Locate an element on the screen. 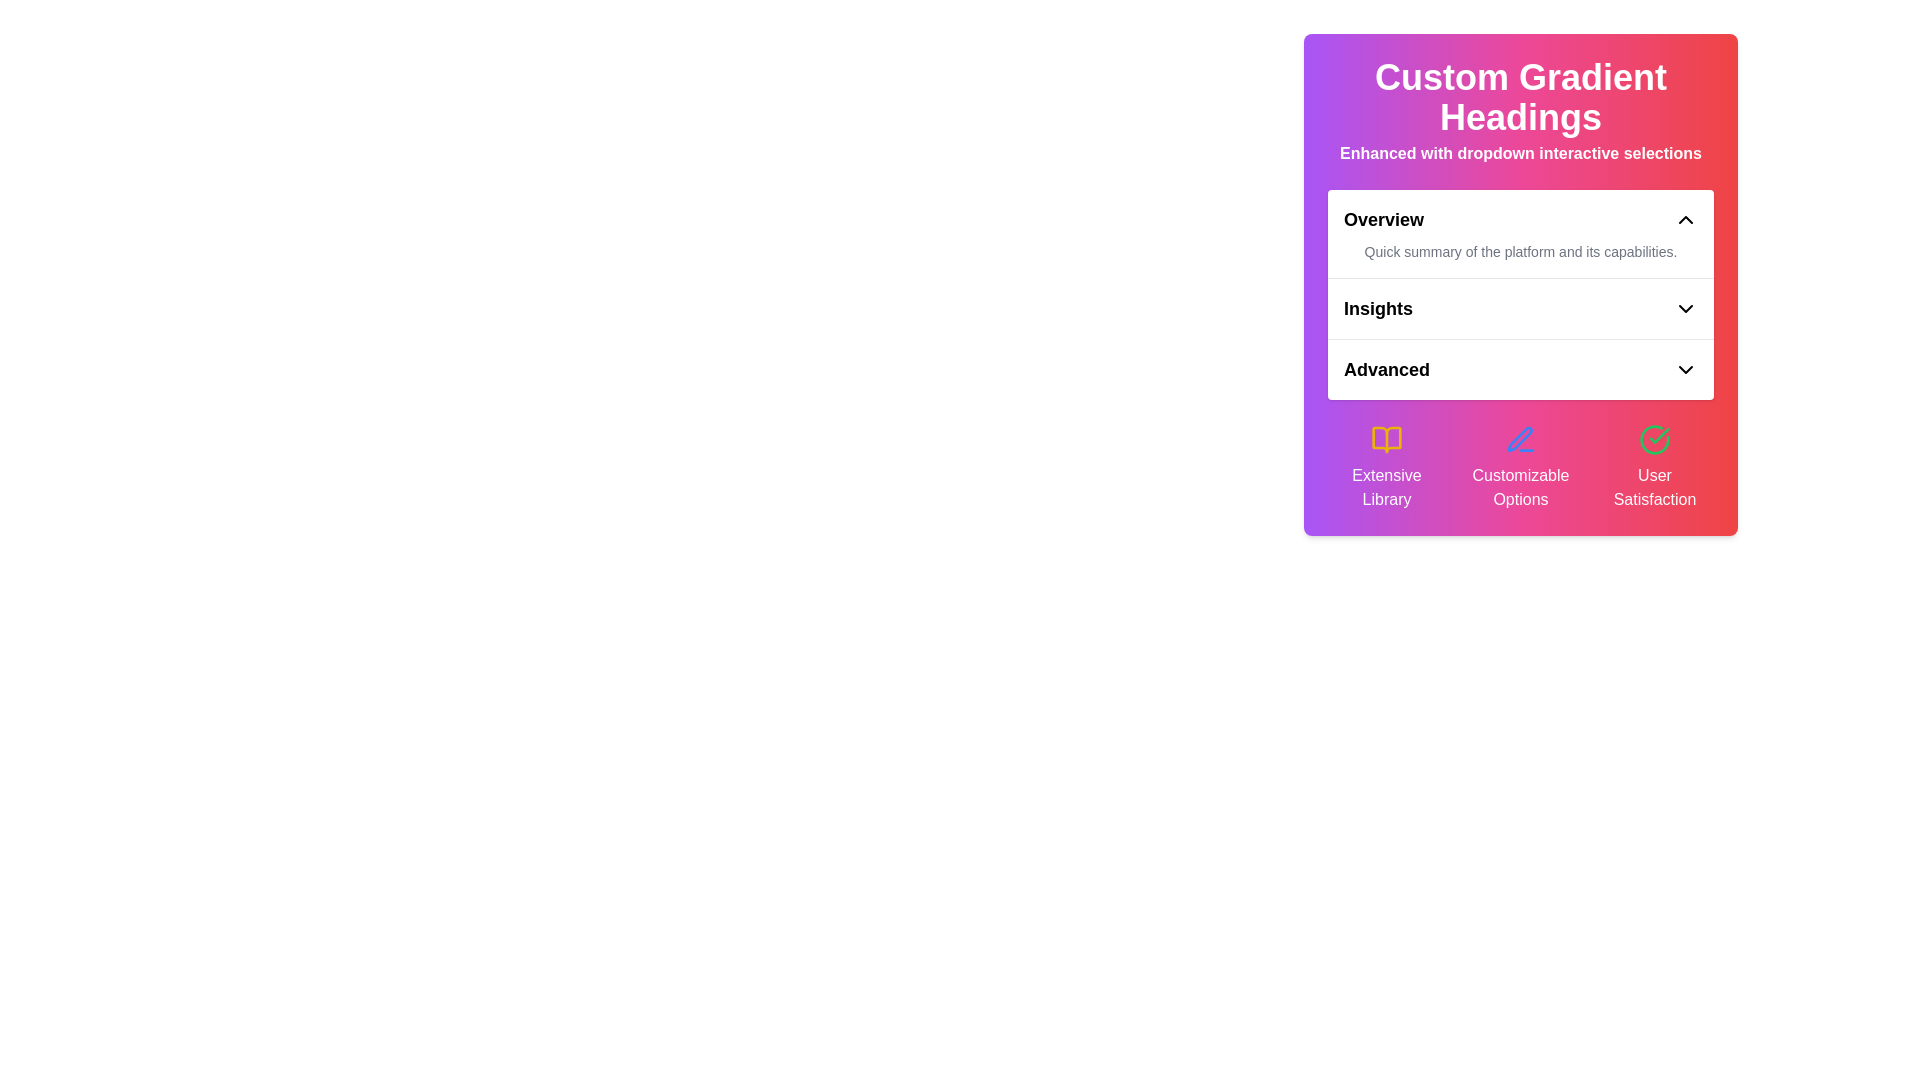 This screenshot has height=1080, width=1920. the Informational button labeled 'Customizable Options' is located at coordinates (1520, 467).